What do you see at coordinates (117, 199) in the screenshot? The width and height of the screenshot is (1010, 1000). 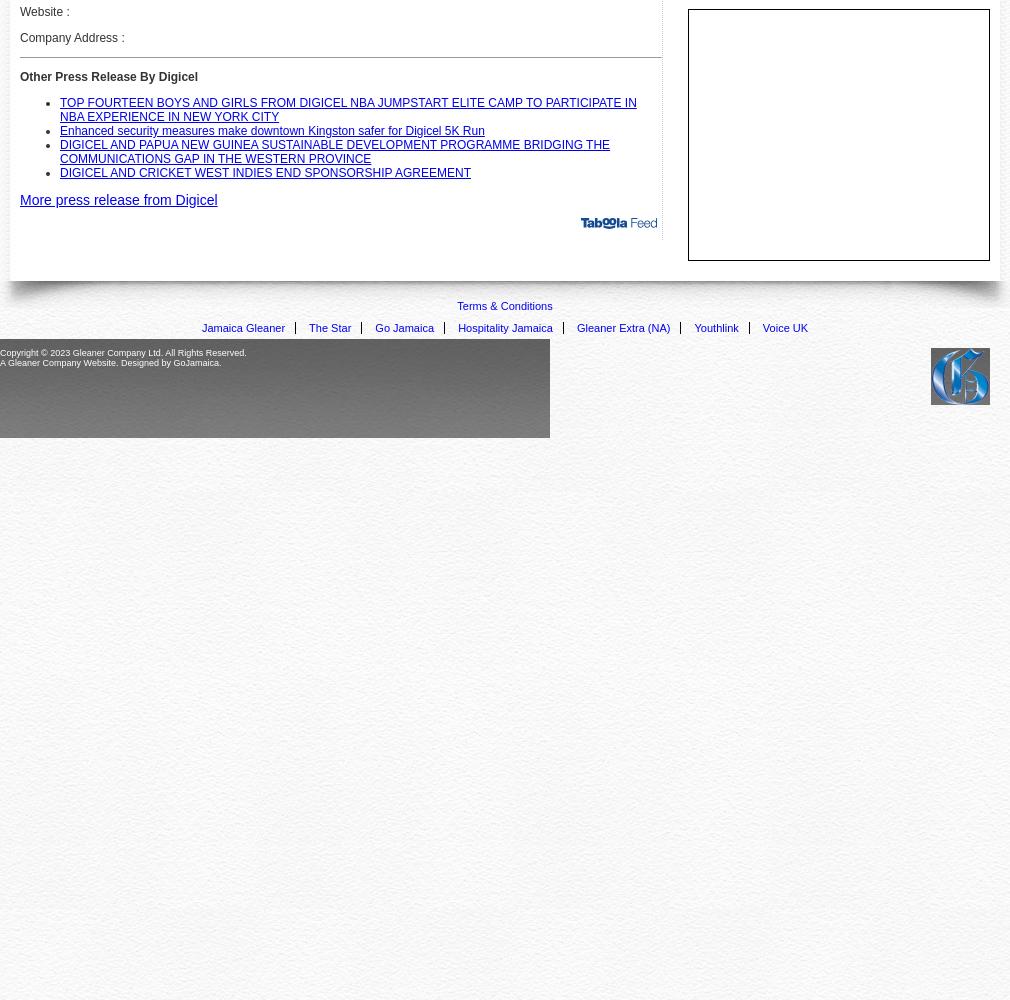 I see `'More press release from Digicel'` at bounding box center [117, 199].